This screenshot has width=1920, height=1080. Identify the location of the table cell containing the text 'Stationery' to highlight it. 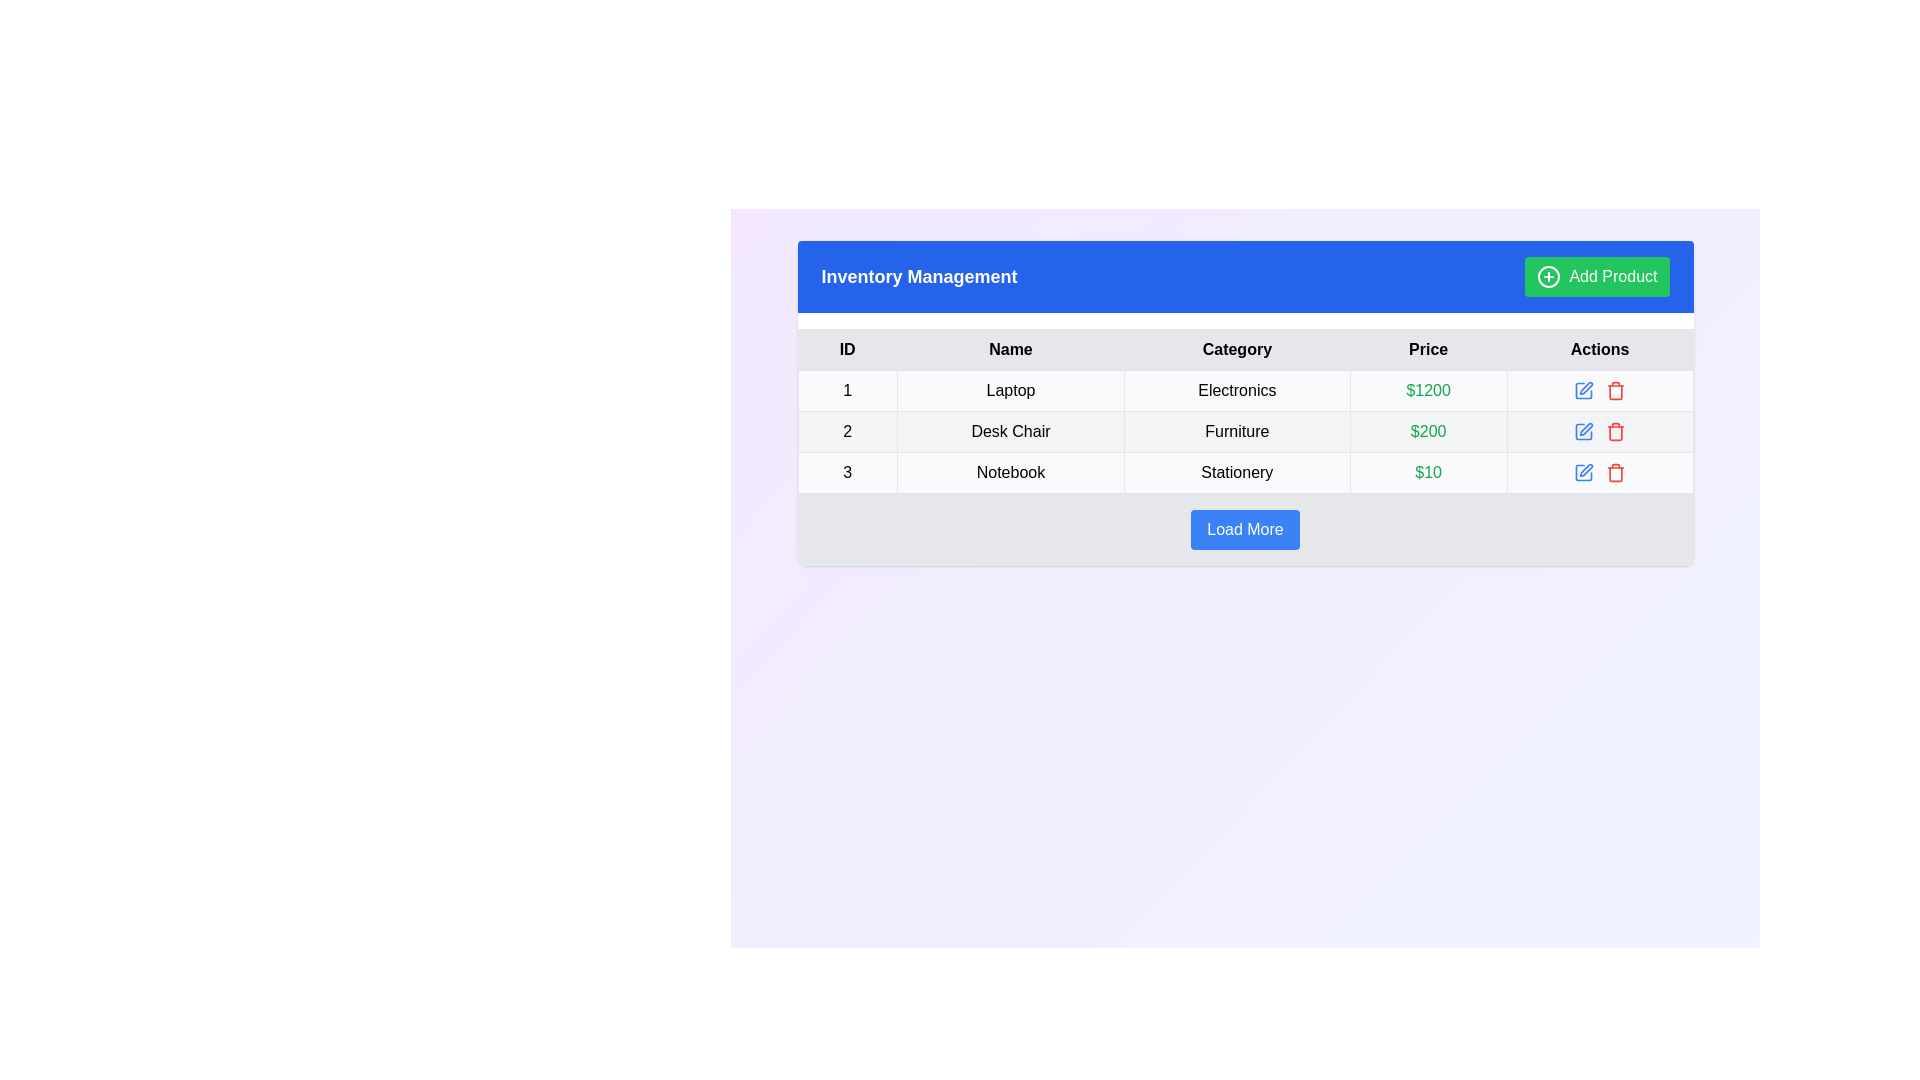
(1236, 473).